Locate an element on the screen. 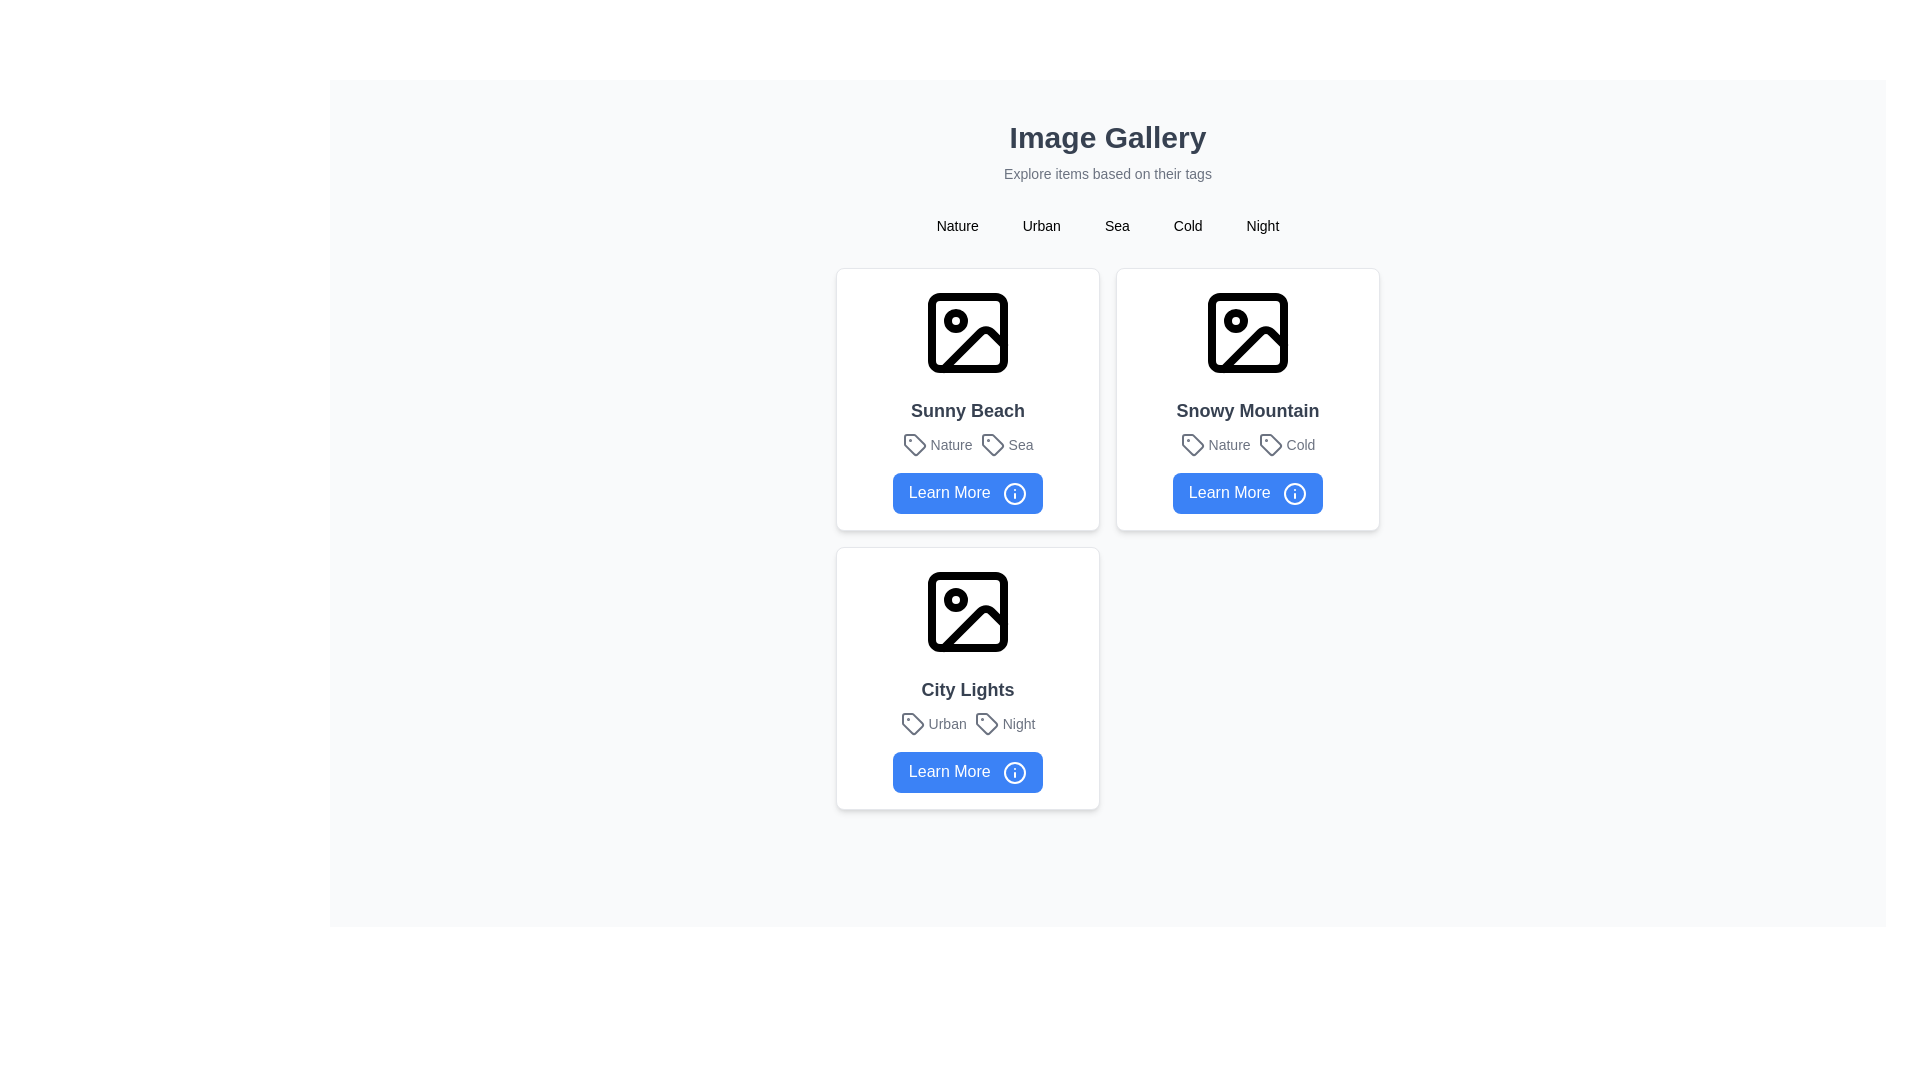 The height and width of the screenshot is (1080, 1920). the 'Learn More' button with a blue background and white text, located at the bottom center of the 'City Lights' card for accessibility is located at coordinates (968, 771).